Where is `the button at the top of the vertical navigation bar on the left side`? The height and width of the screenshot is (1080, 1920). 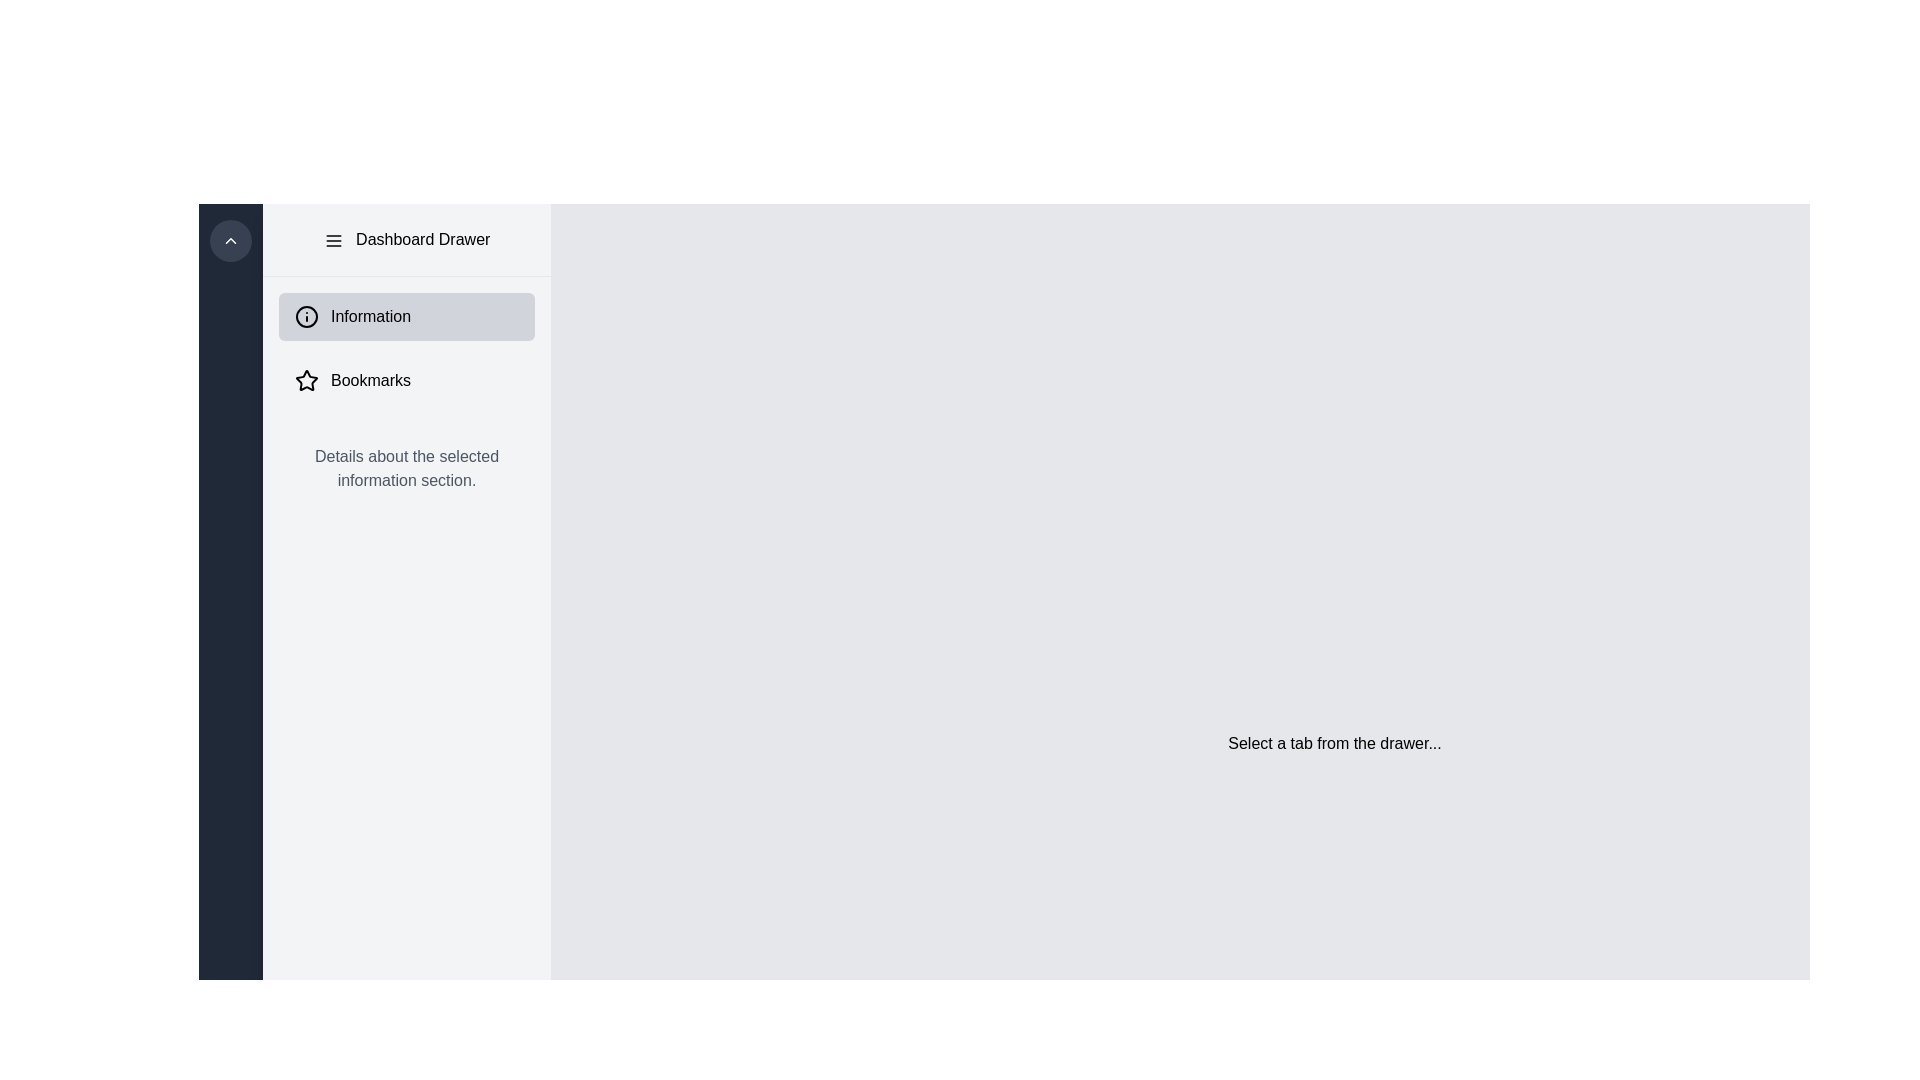 the button at the top of the vertical navigation bar on the left side is located at coordinates (230, 239).